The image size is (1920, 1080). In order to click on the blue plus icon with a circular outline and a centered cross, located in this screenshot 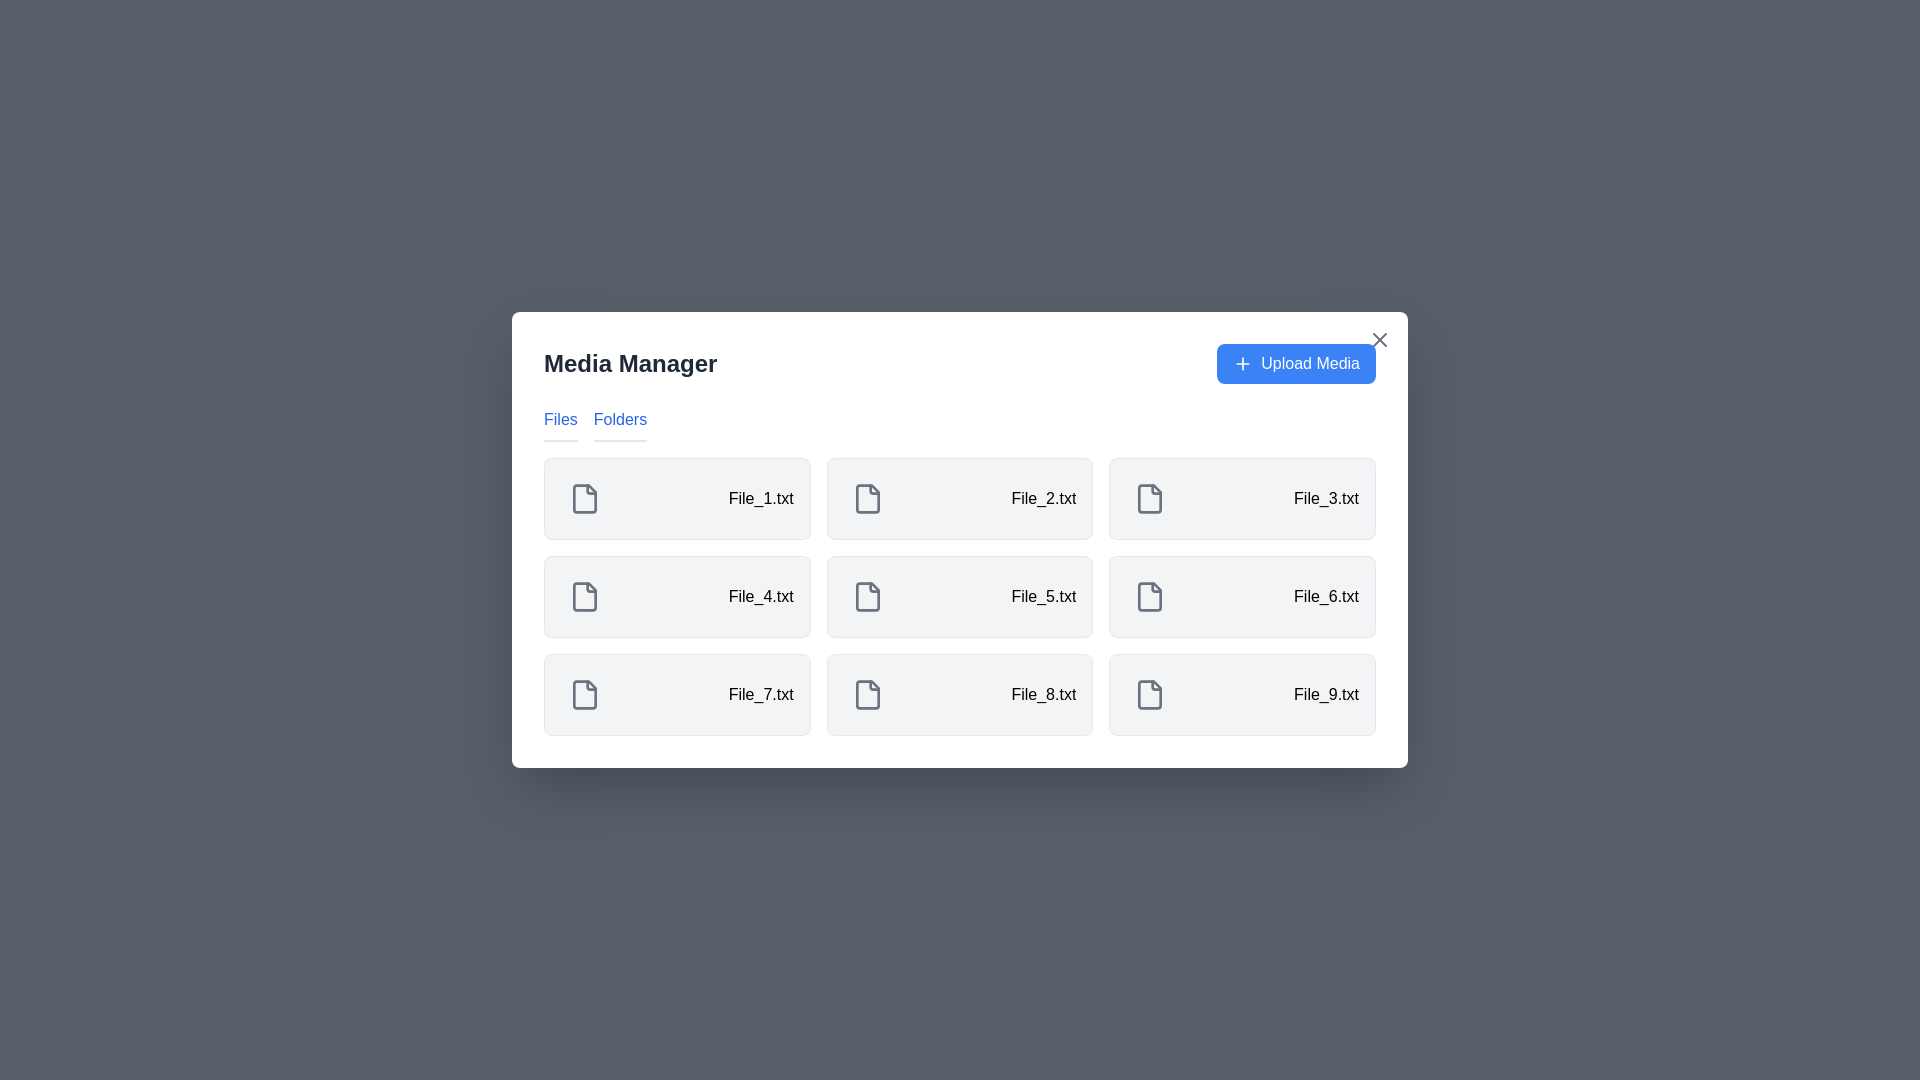, I will do `click(1242, 363)`.